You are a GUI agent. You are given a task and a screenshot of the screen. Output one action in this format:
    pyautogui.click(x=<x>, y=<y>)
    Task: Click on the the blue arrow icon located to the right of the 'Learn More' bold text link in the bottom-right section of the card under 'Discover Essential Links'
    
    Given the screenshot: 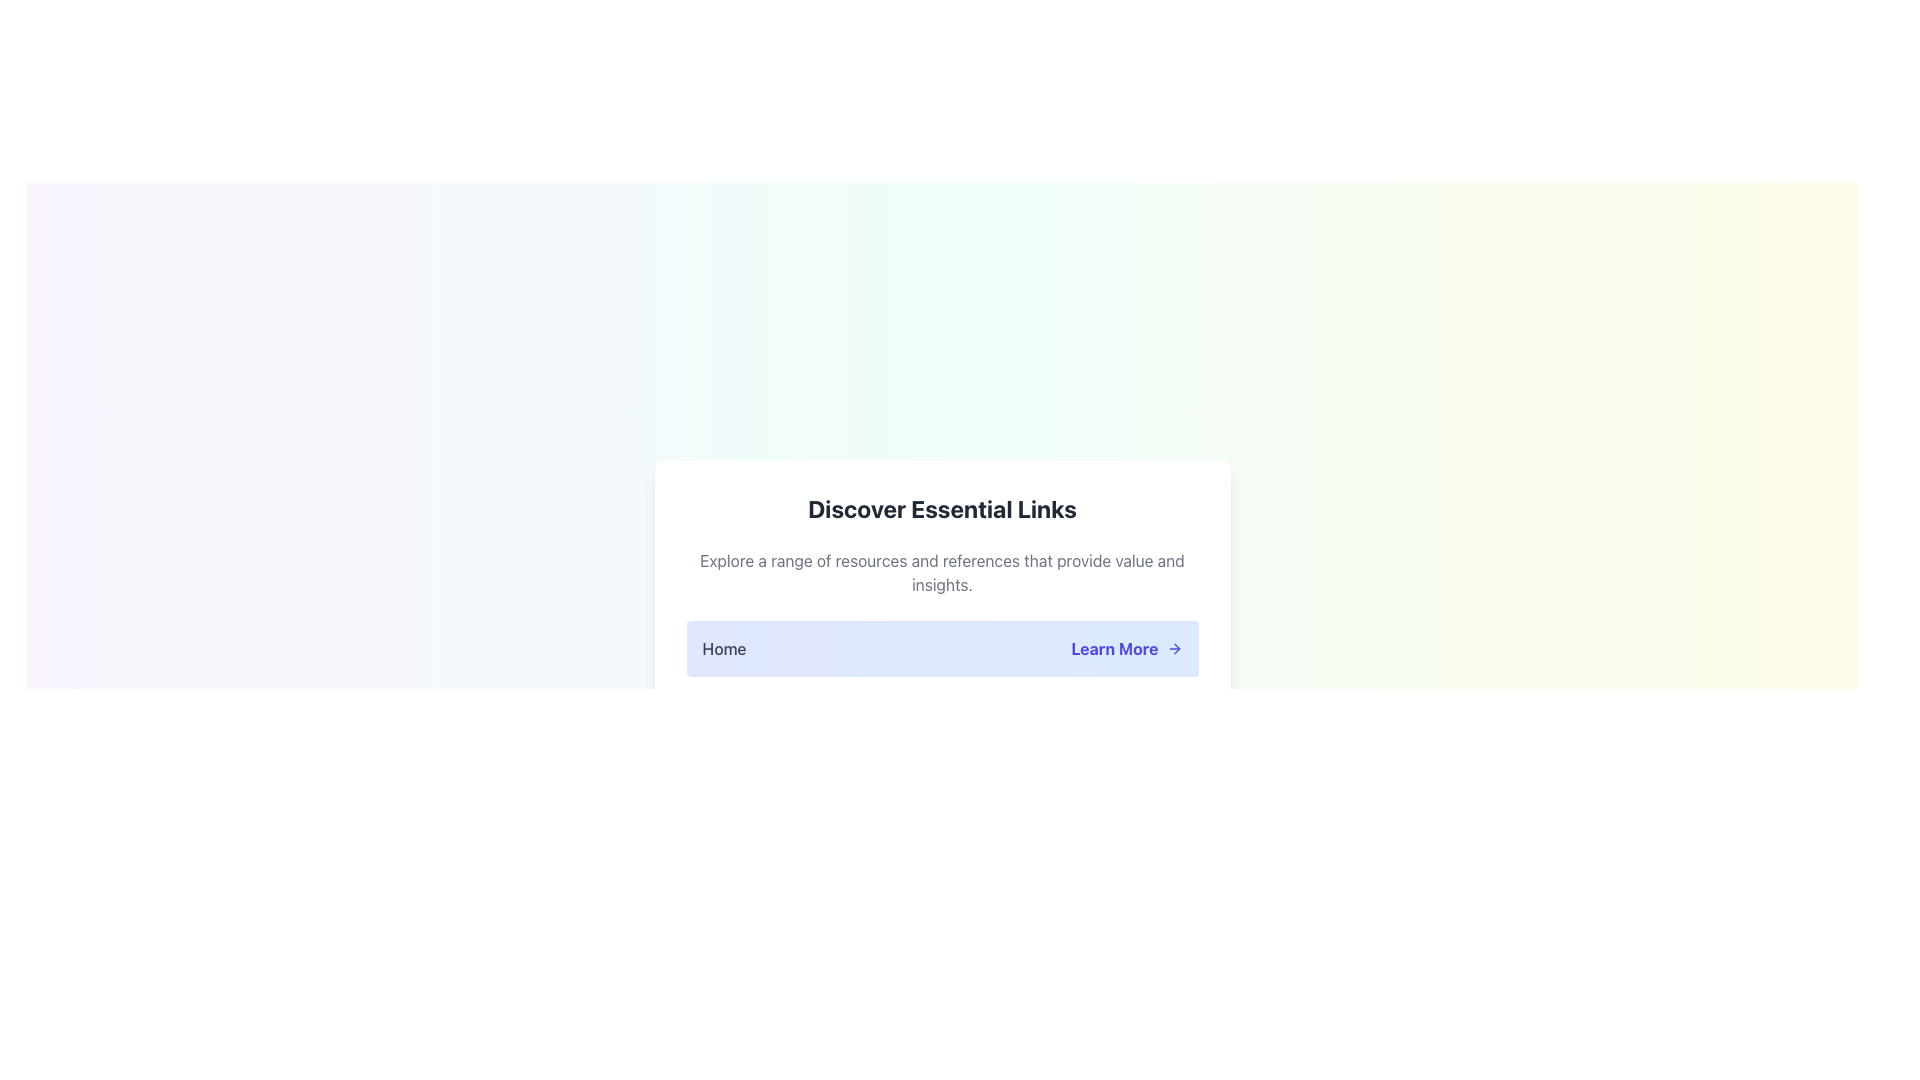 What is the action you would take?
    pyautogui.click(x=1174, y=648)
    